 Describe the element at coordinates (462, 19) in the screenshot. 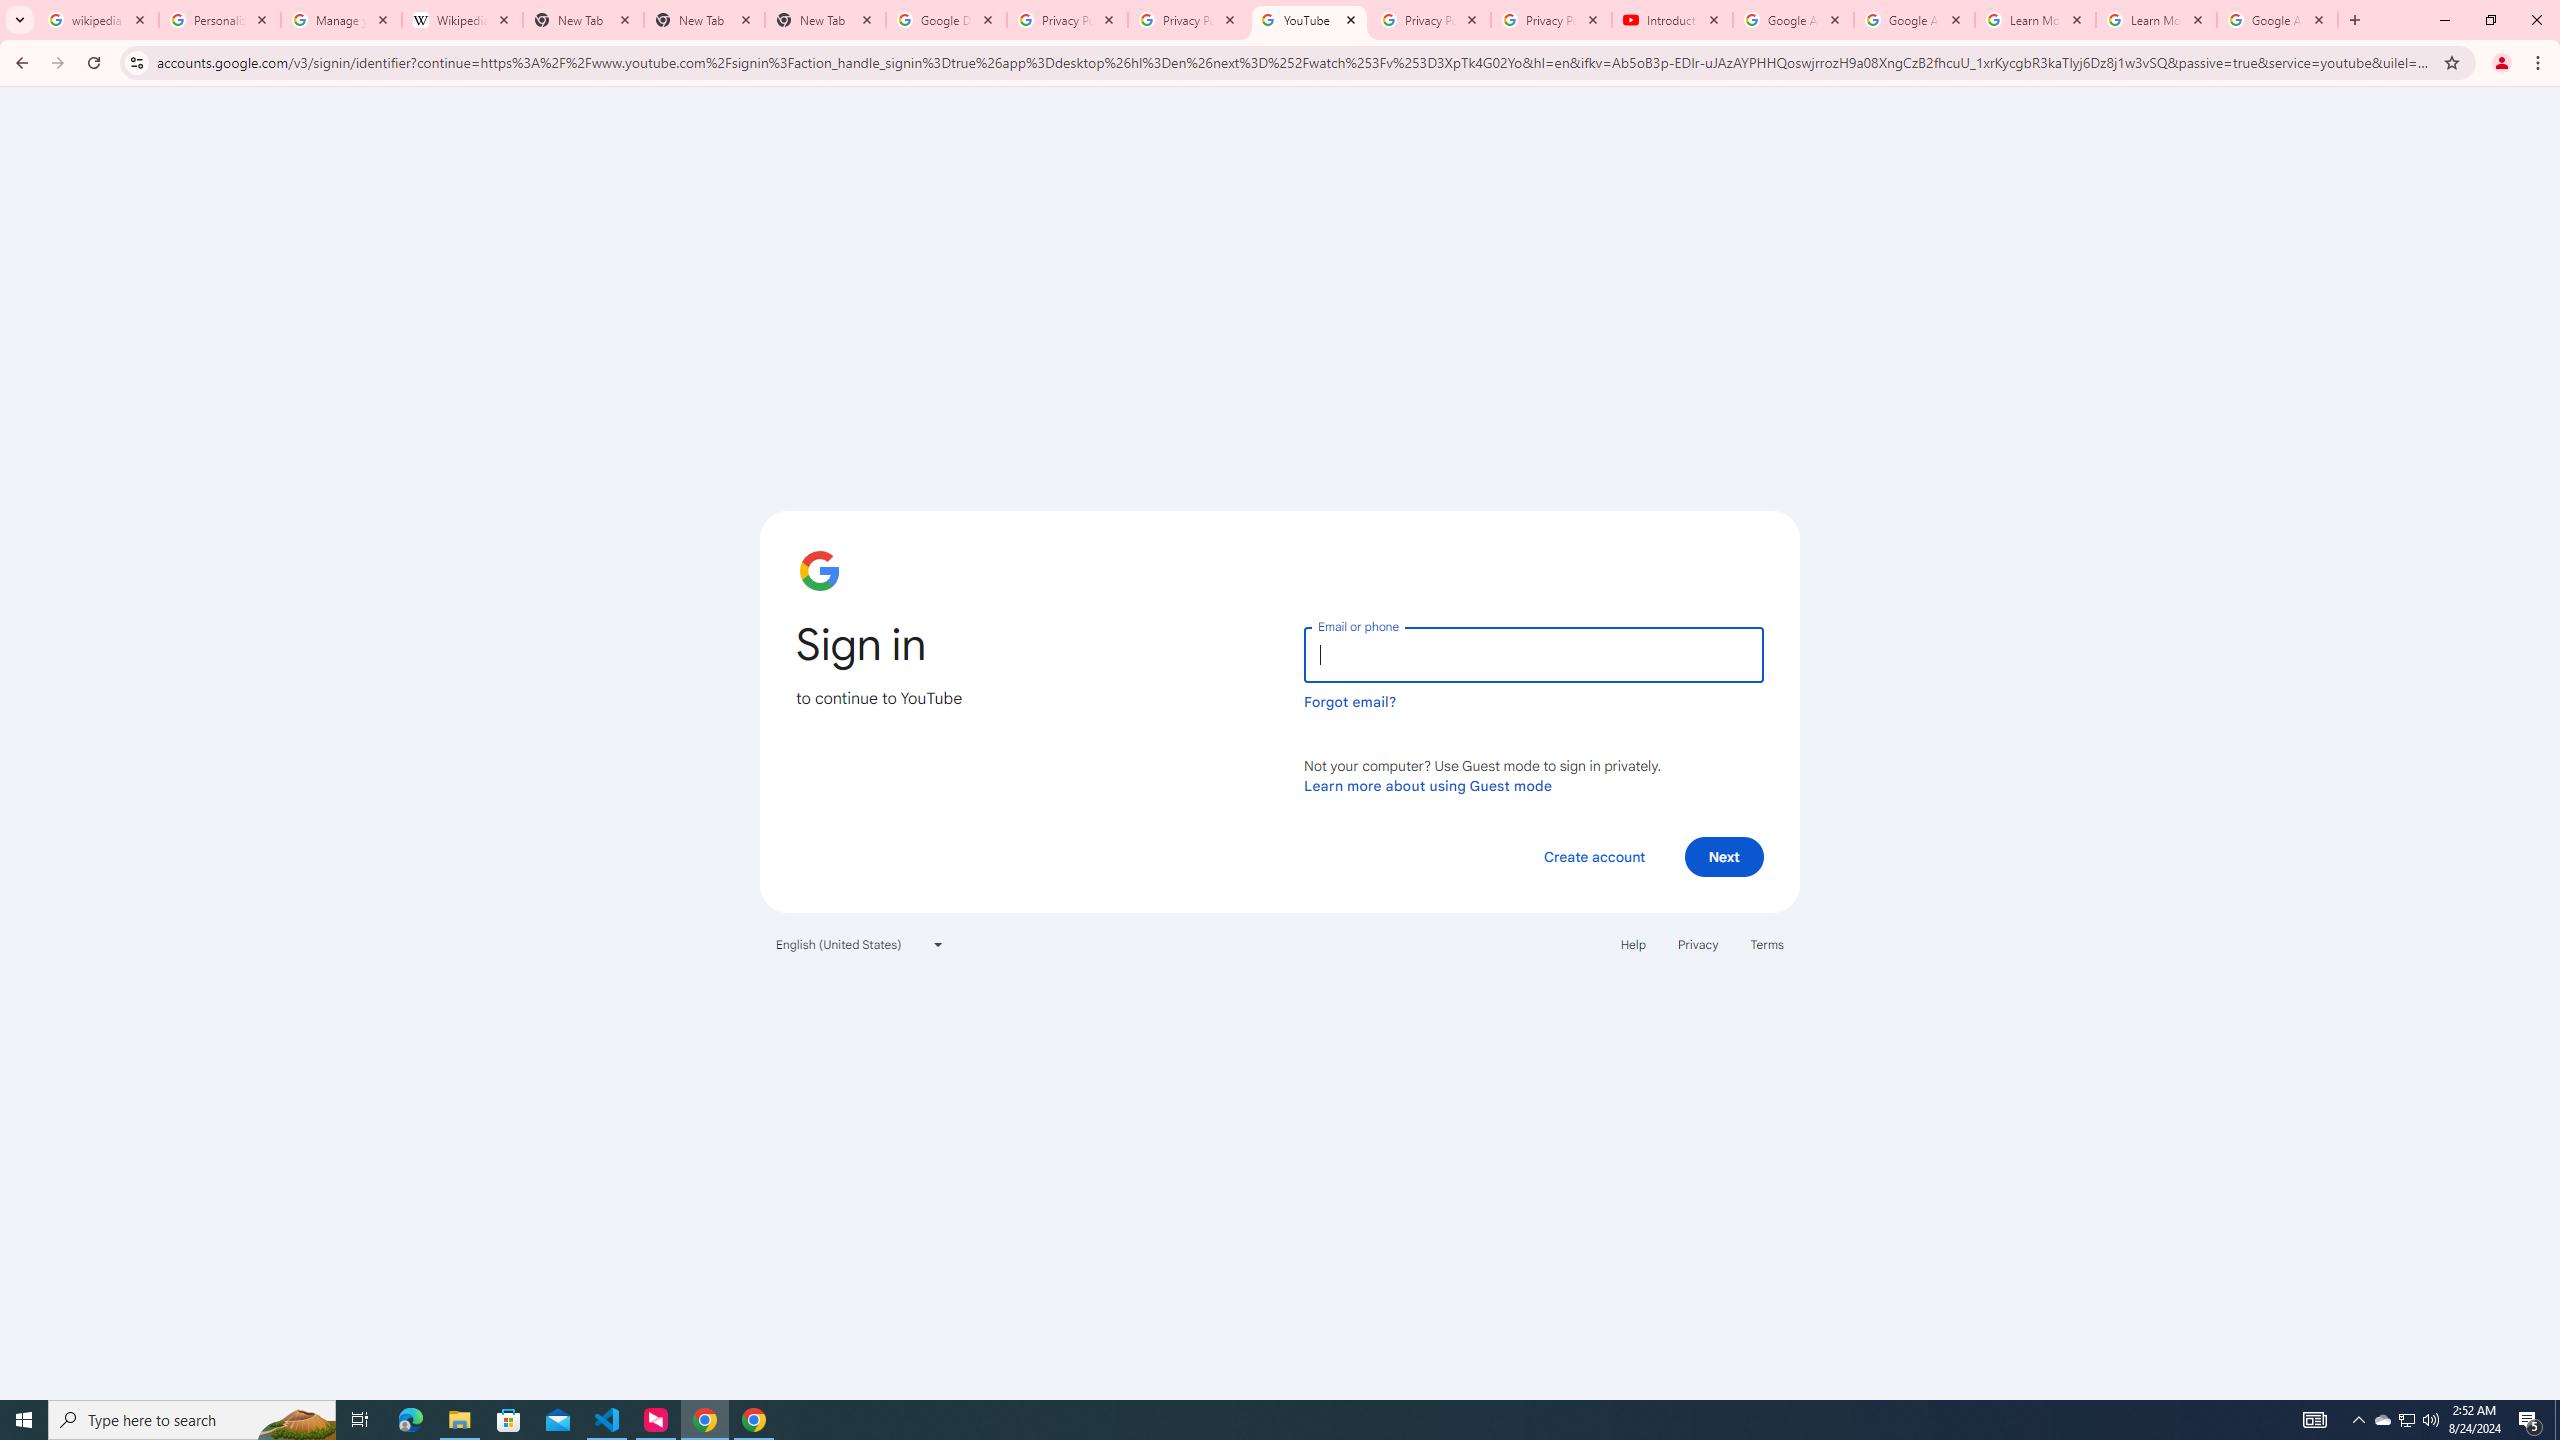

I see `'Wikipedia:Edit requests - Wikipedia'` at that location.